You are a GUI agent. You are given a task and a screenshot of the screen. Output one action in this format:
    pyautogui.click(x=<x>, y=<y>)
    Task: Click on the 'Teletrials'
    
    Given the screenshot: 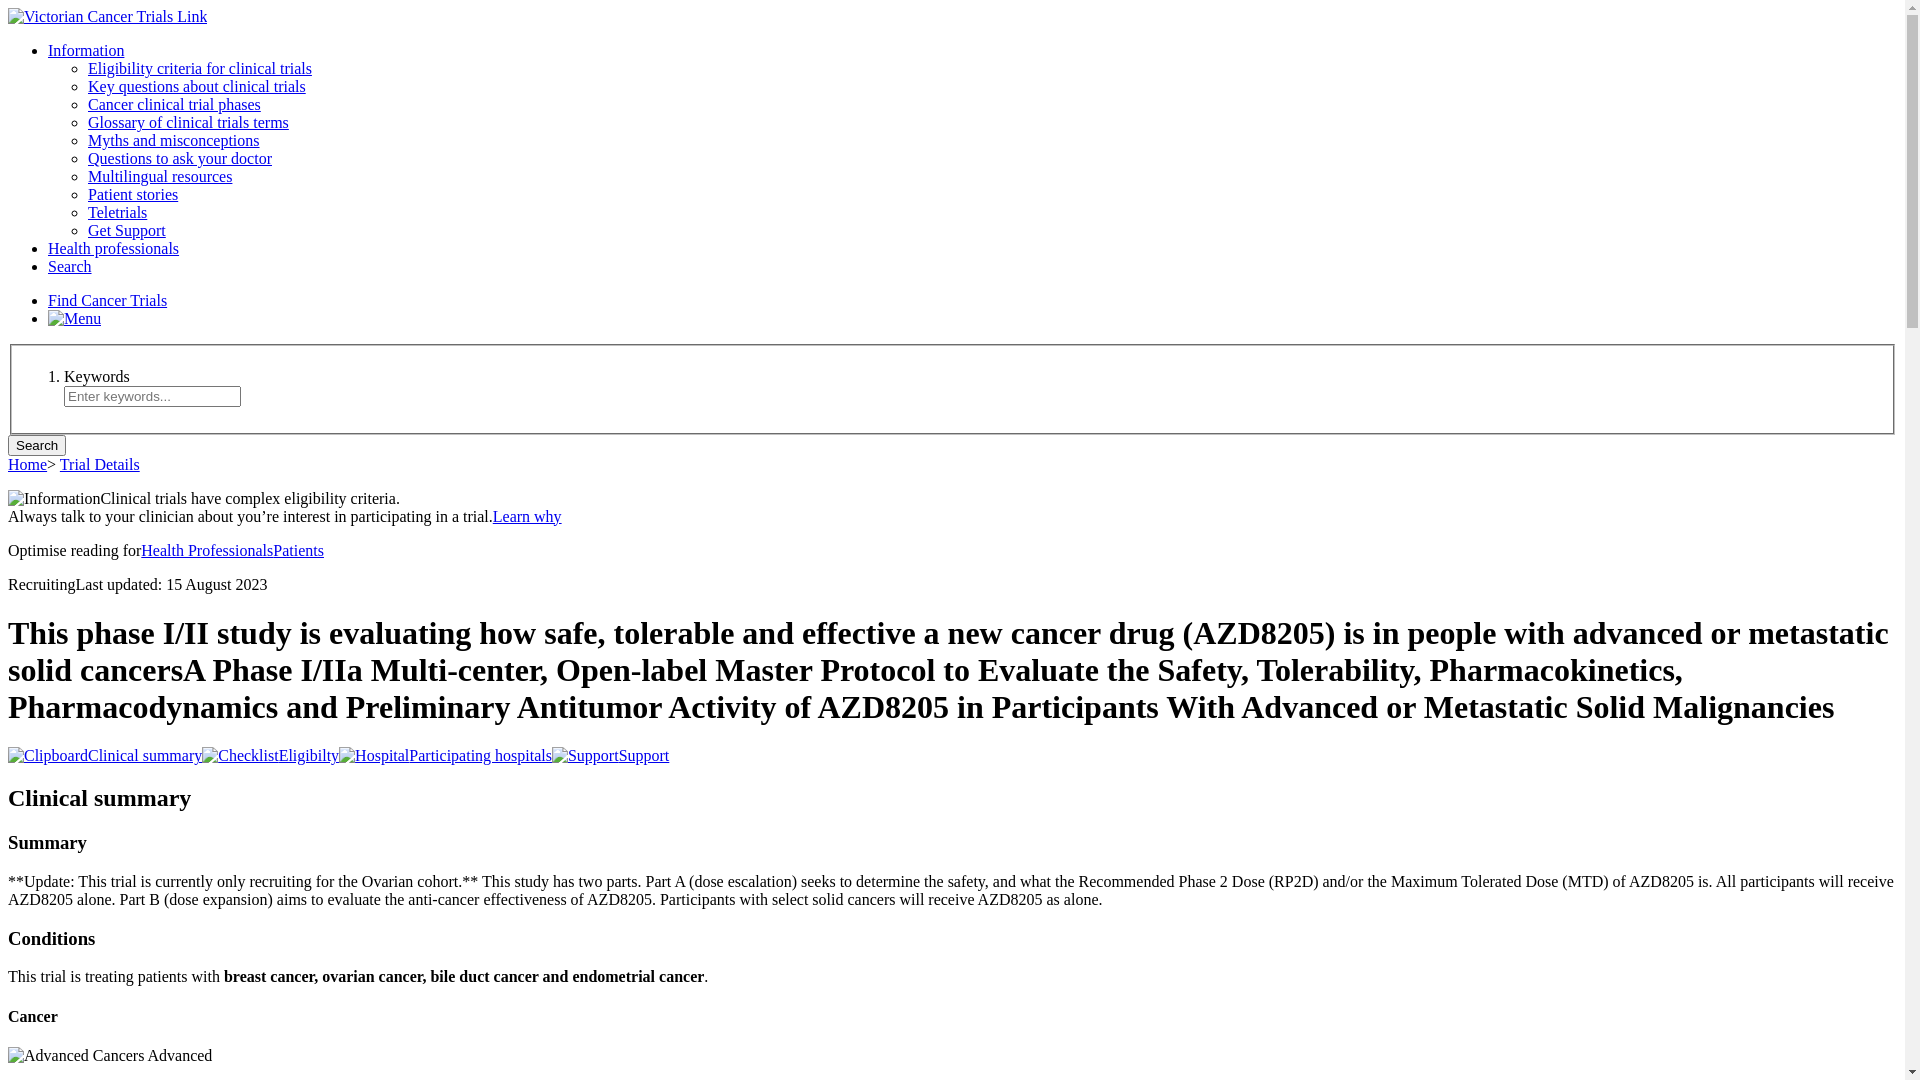 What is the action you would take?
    pyautogui.click(x=116, y=212)
    